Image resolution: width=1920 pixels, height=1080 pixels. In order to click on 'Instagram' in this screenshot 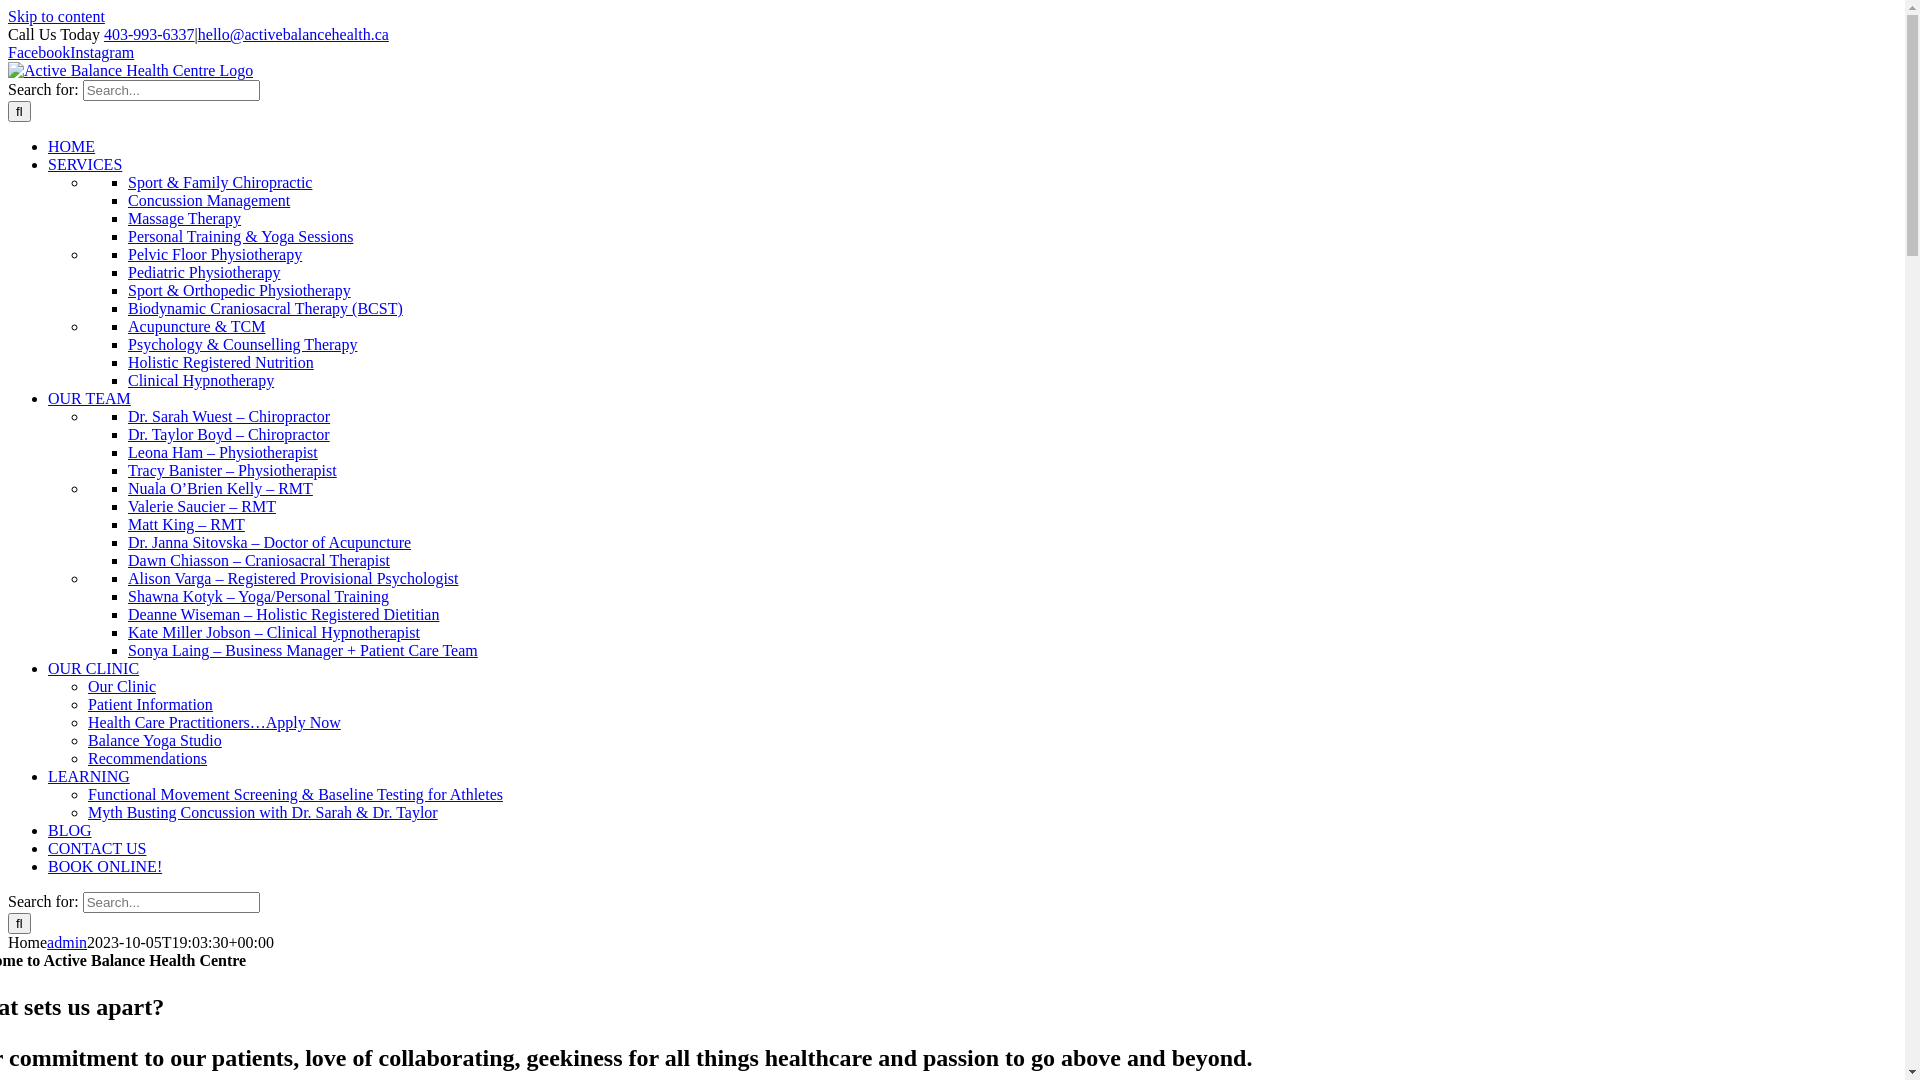, I will do `click(100, 51)`.